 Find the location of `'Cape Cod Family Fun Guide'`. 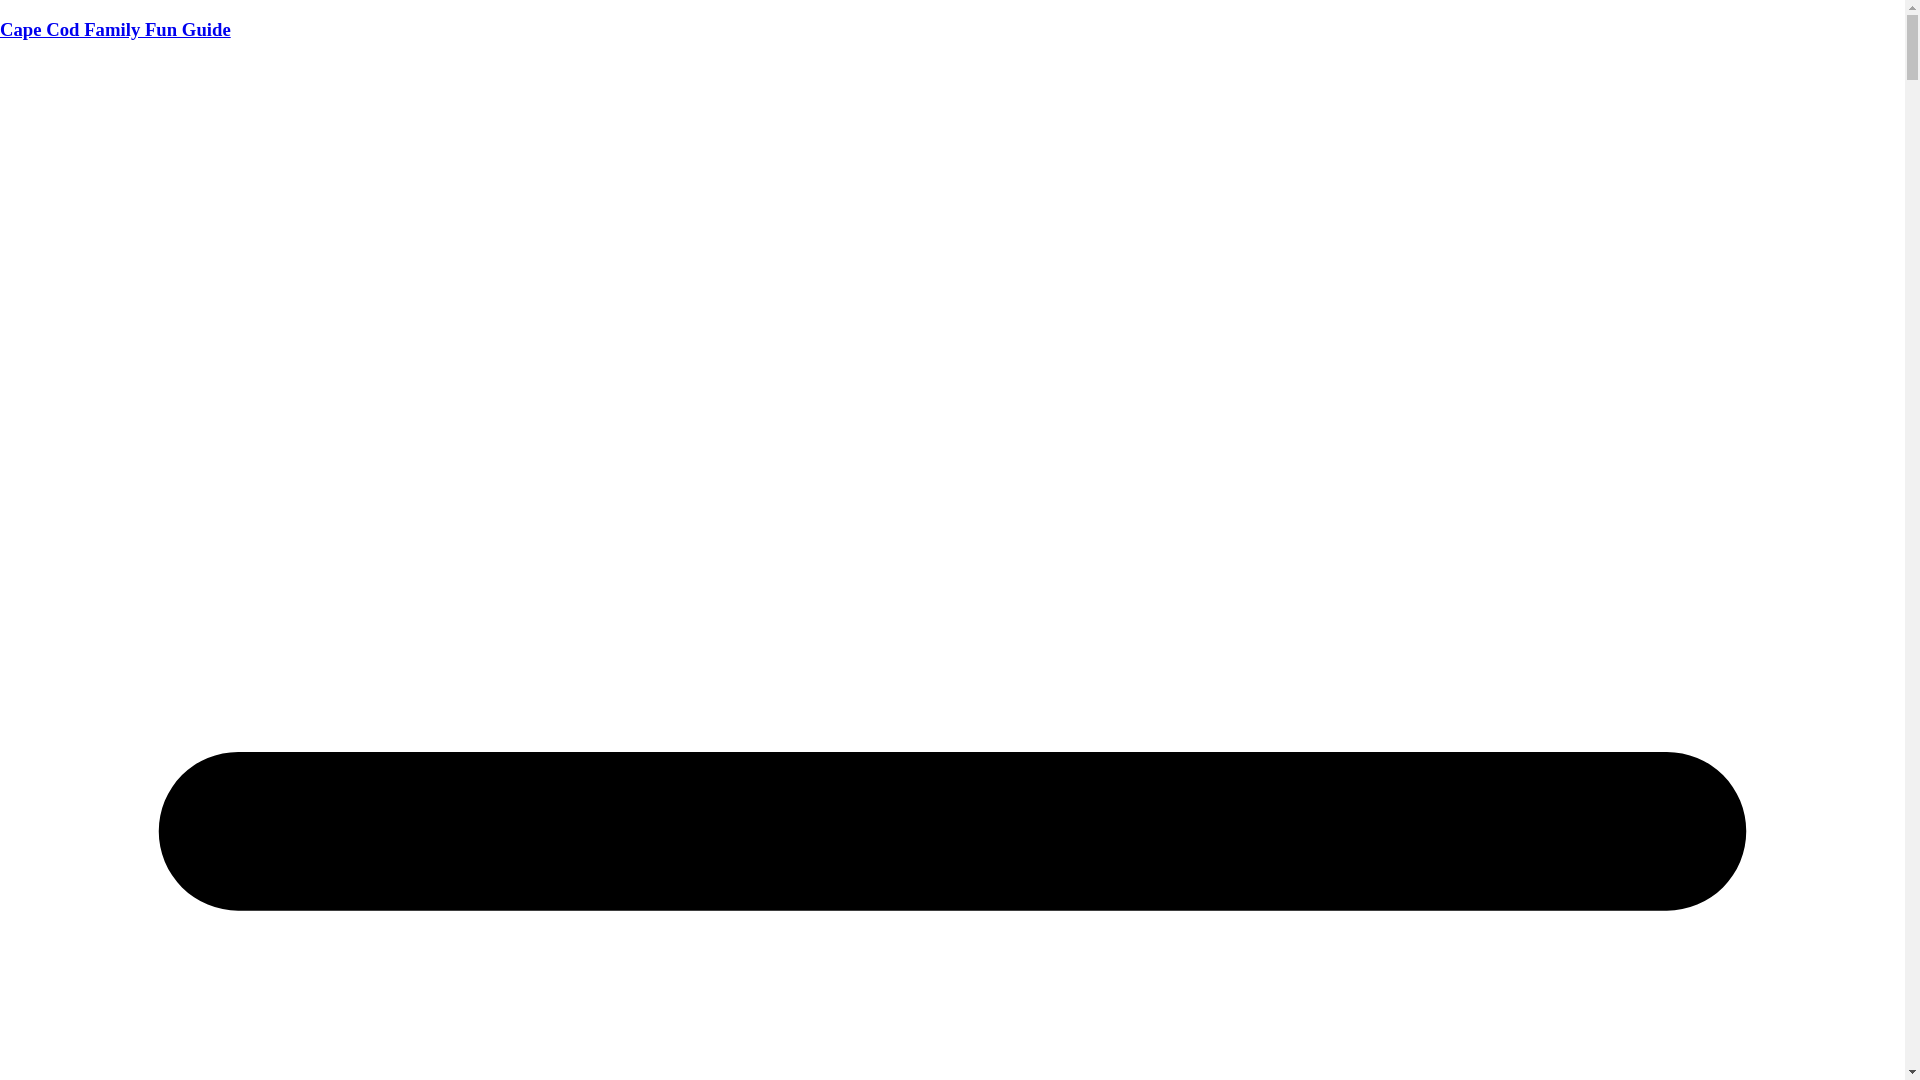

'Cape Cod Family Fun Guide' is located at coordinates (114, 29).